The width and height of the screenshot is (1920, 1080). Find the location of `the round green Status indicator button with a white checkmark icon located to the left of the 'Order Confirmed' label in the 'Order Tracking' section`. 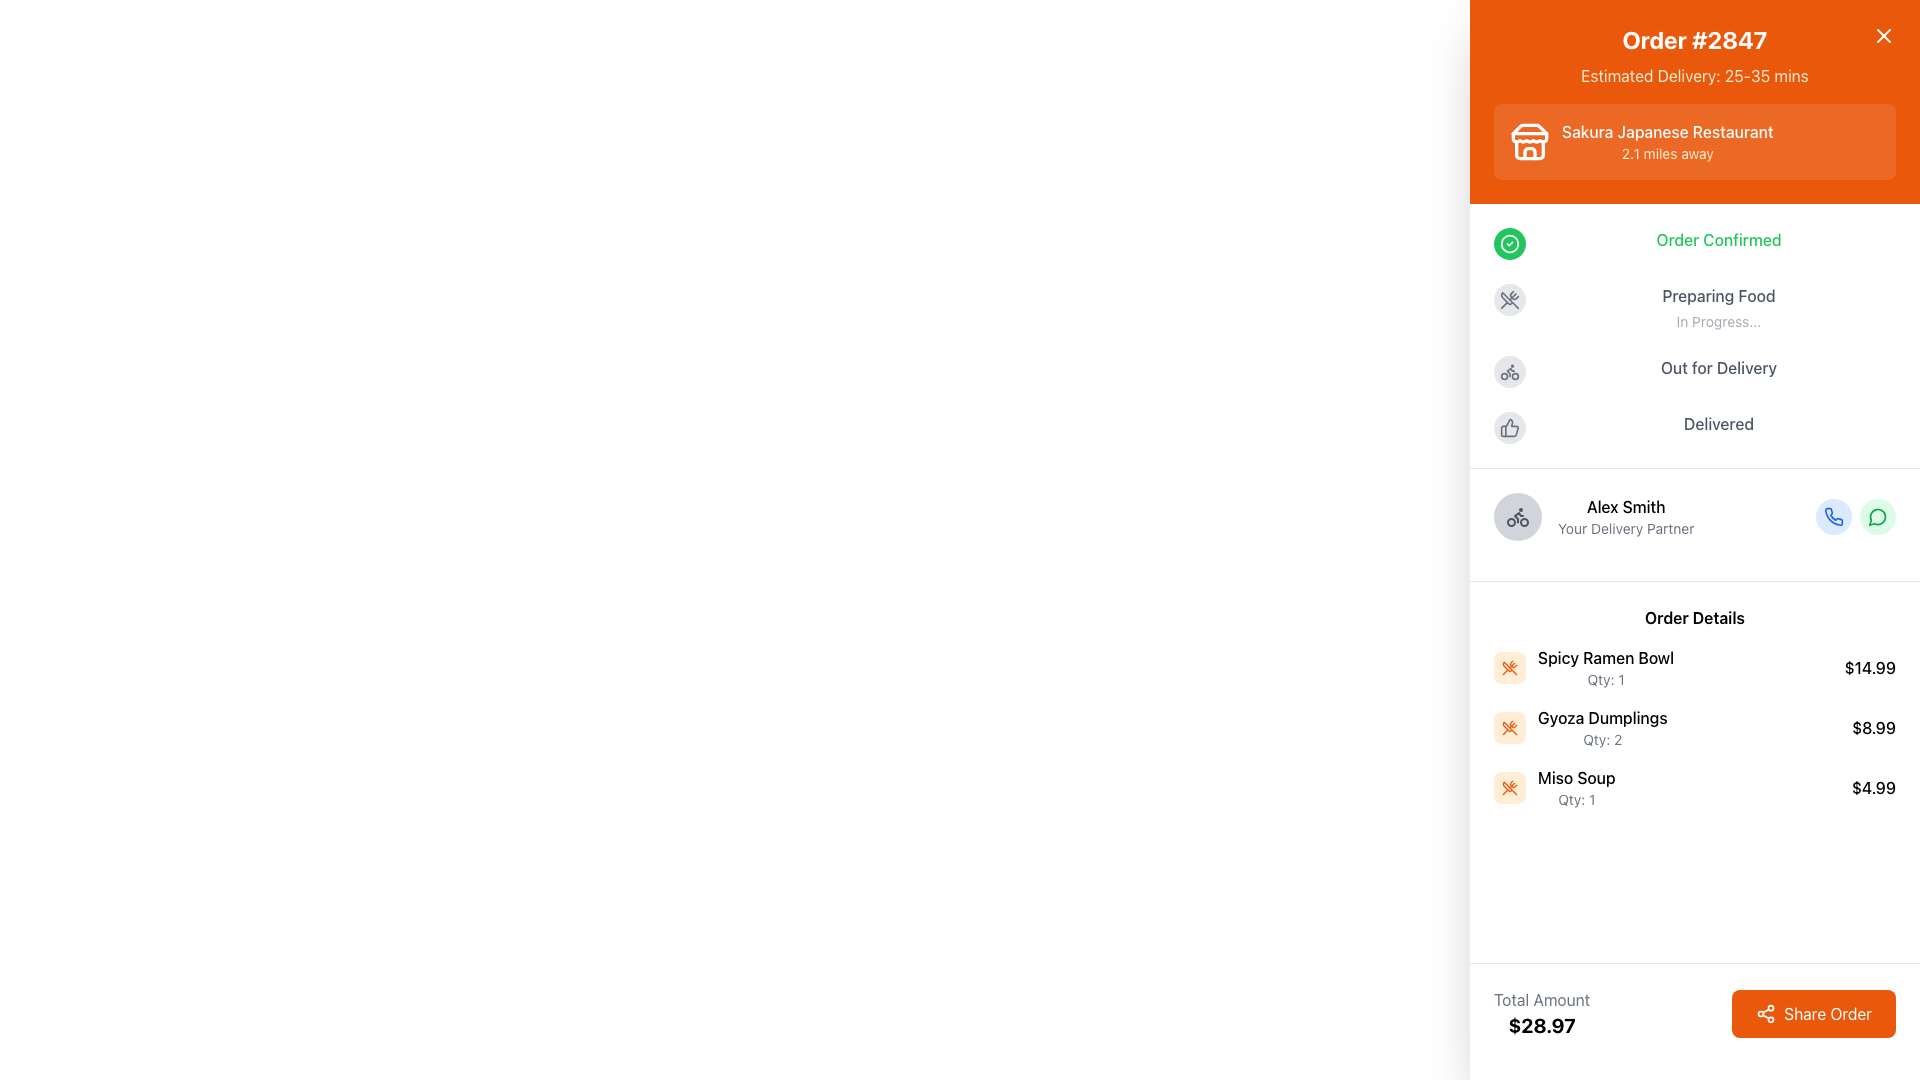

the round green Status indicator button with a white checkmark icon located to the left of the 'Order Confirmed' label in the 'Order Tracking' section is located at coordinates (1510, 242).